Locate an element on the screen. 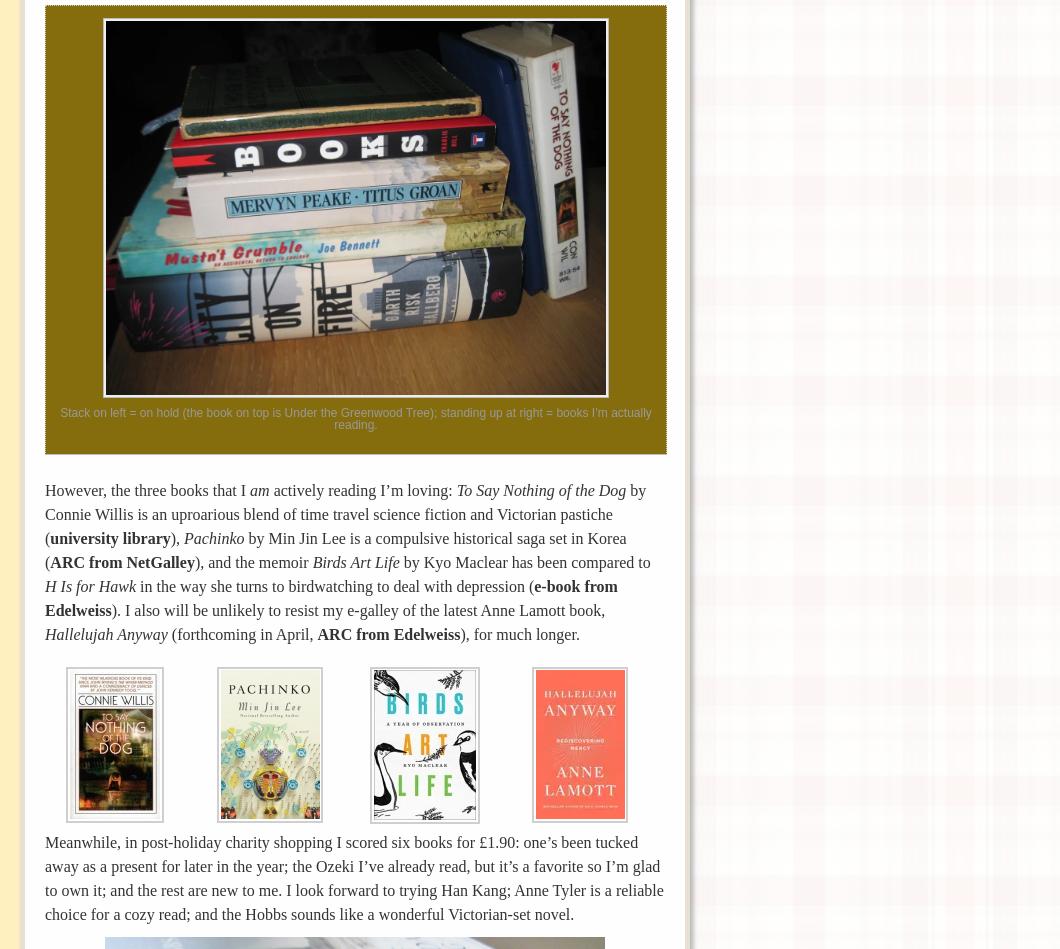 The width and height of the screenshot is (1060, 949). '). I also will be unlikely to resist my e-galley of the latest Anne Lamott book,' is located at coordinates (357, 608).